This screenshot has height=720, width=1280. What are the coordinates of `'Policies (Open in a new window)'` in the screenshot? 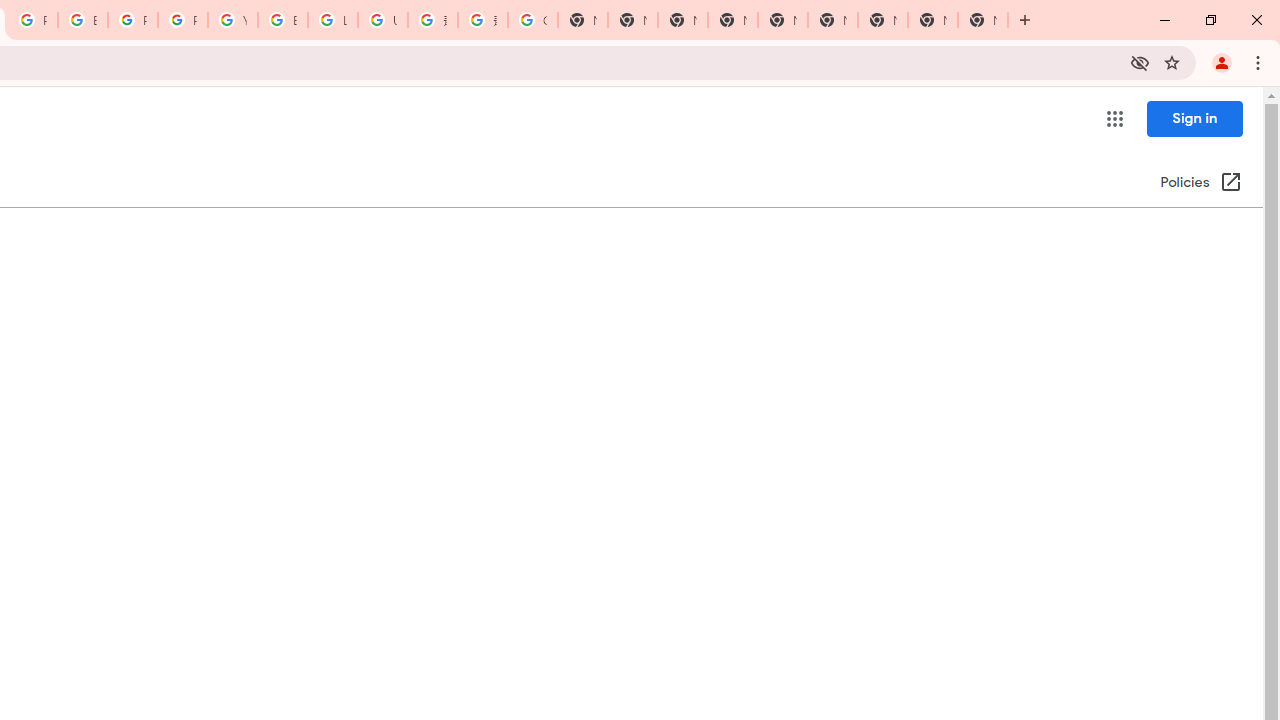 It's located at (1200, 183).